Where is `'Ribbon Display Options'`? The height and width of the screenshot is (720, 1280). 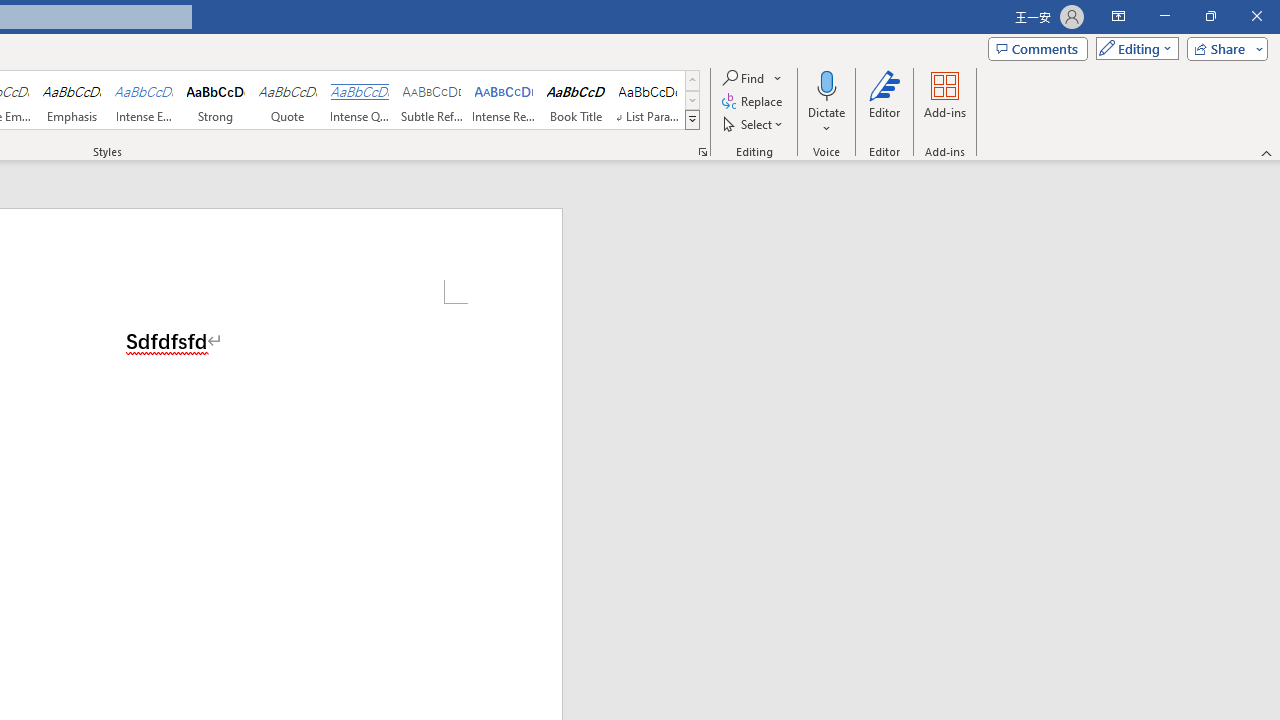 'Ribbon Display Options' is located at coordinates (1117, 16).